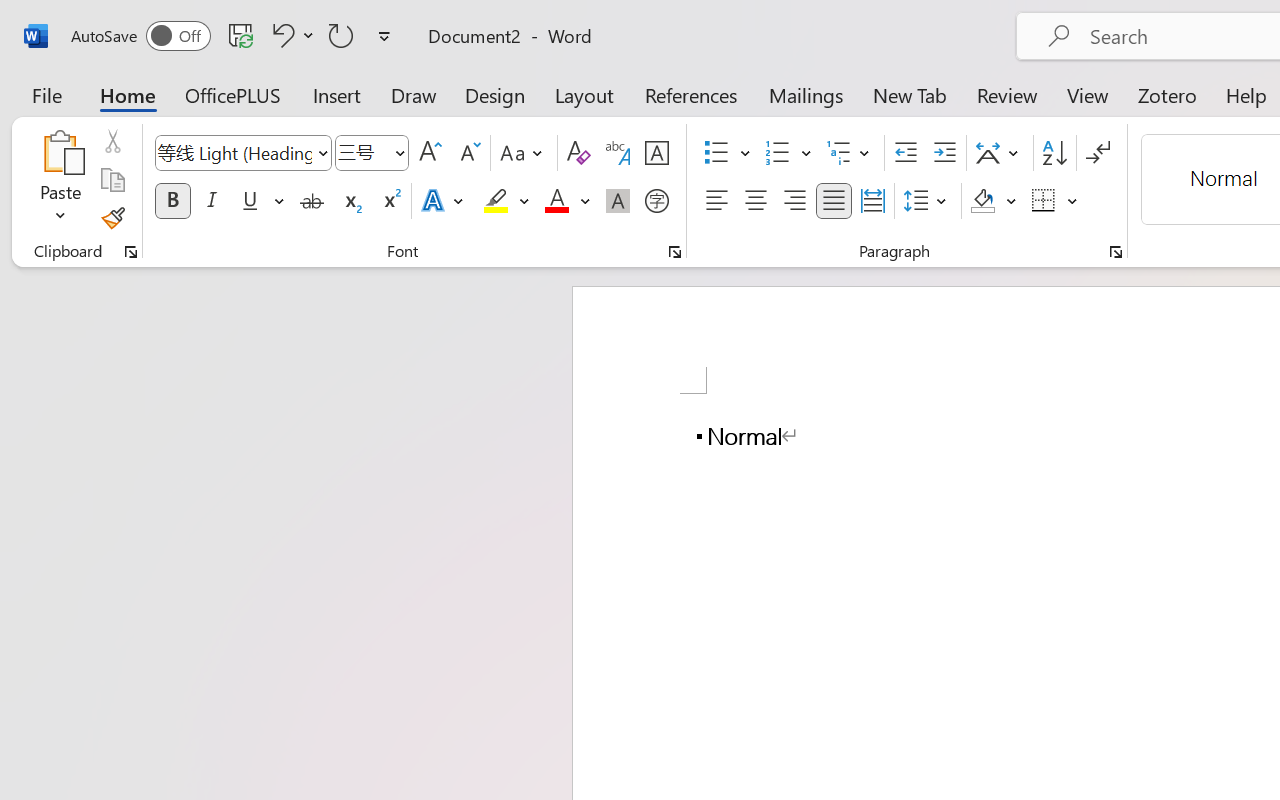 The width and height of the screenshot is (1280, 800). Describe the element at coordinates (1072, 201) in the screenshot. I see `'More Options'` at that location.